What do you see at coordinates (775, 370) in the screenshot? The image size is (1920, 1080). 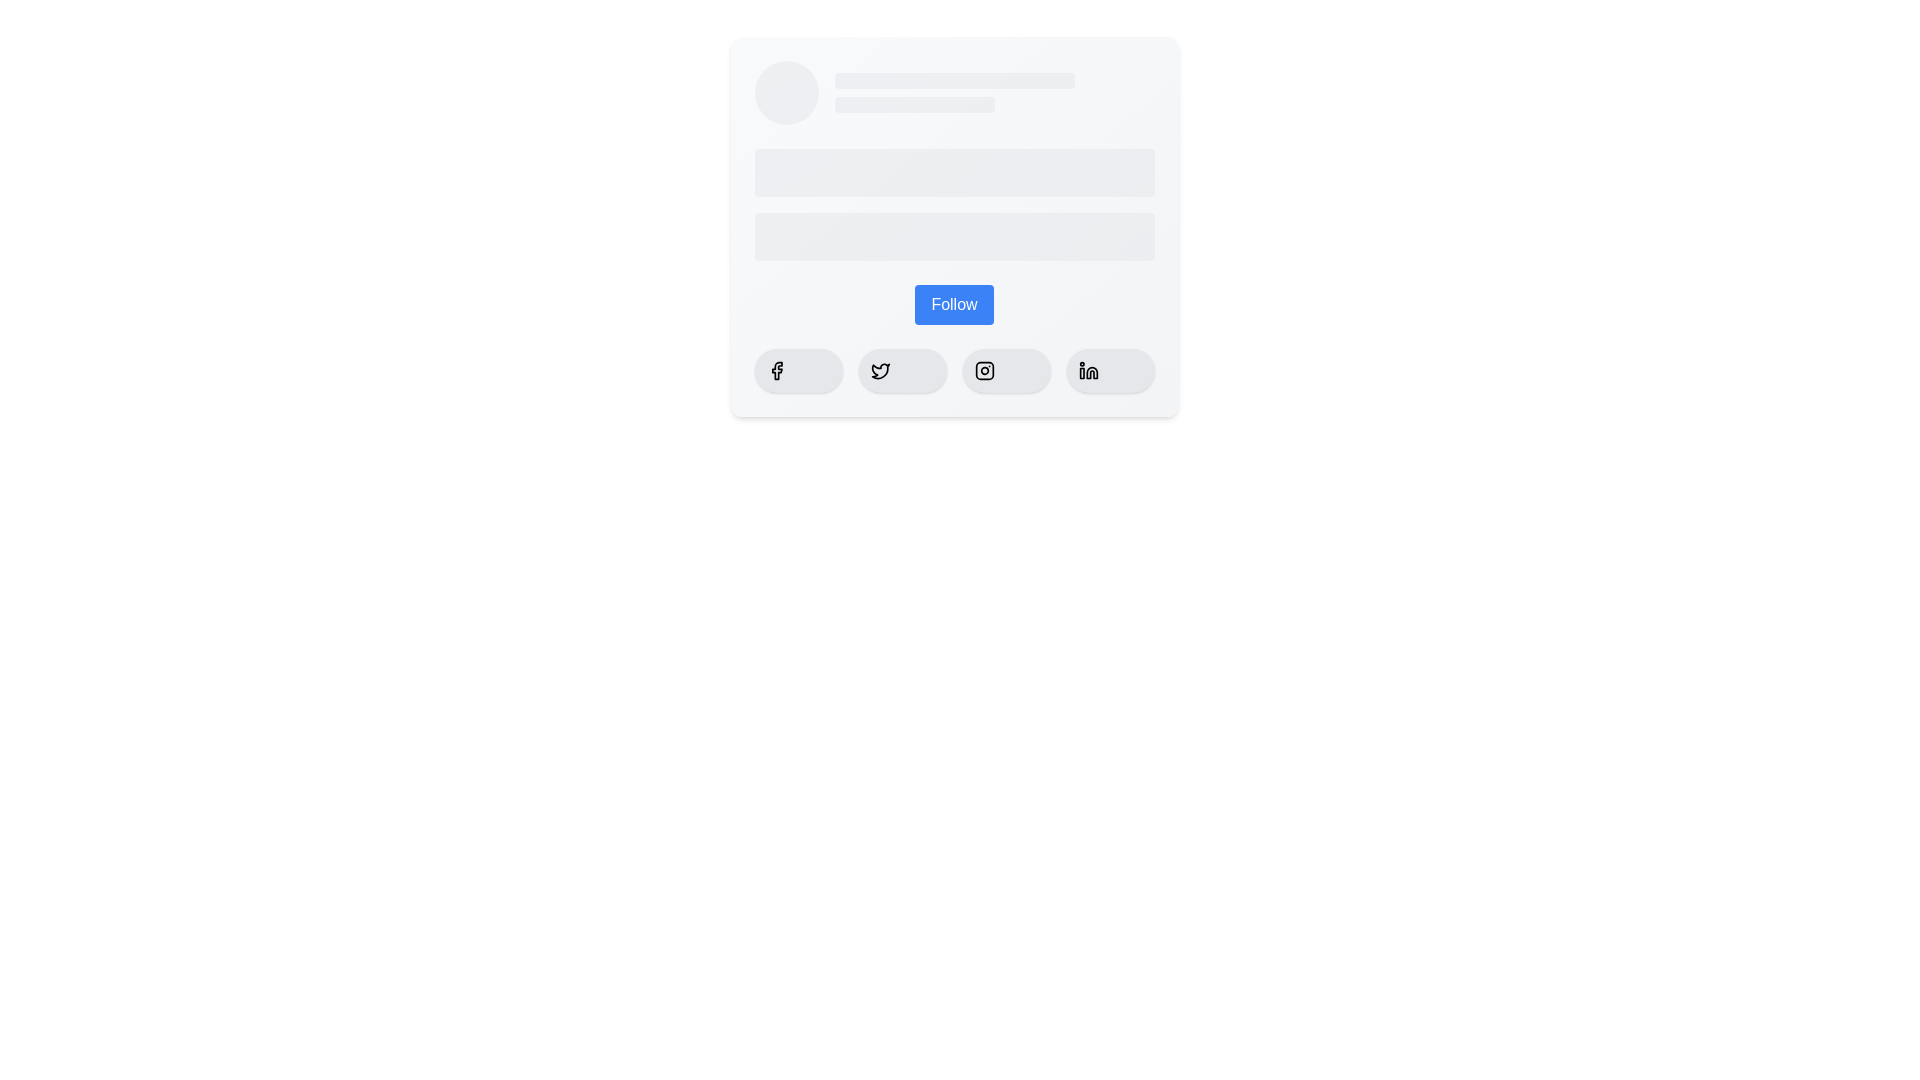 I see `the Facebook icon, which is the first icon in a row of similar icons under the 'Follow' button, representing a link to Facebook` at bounding box center [775, 370].